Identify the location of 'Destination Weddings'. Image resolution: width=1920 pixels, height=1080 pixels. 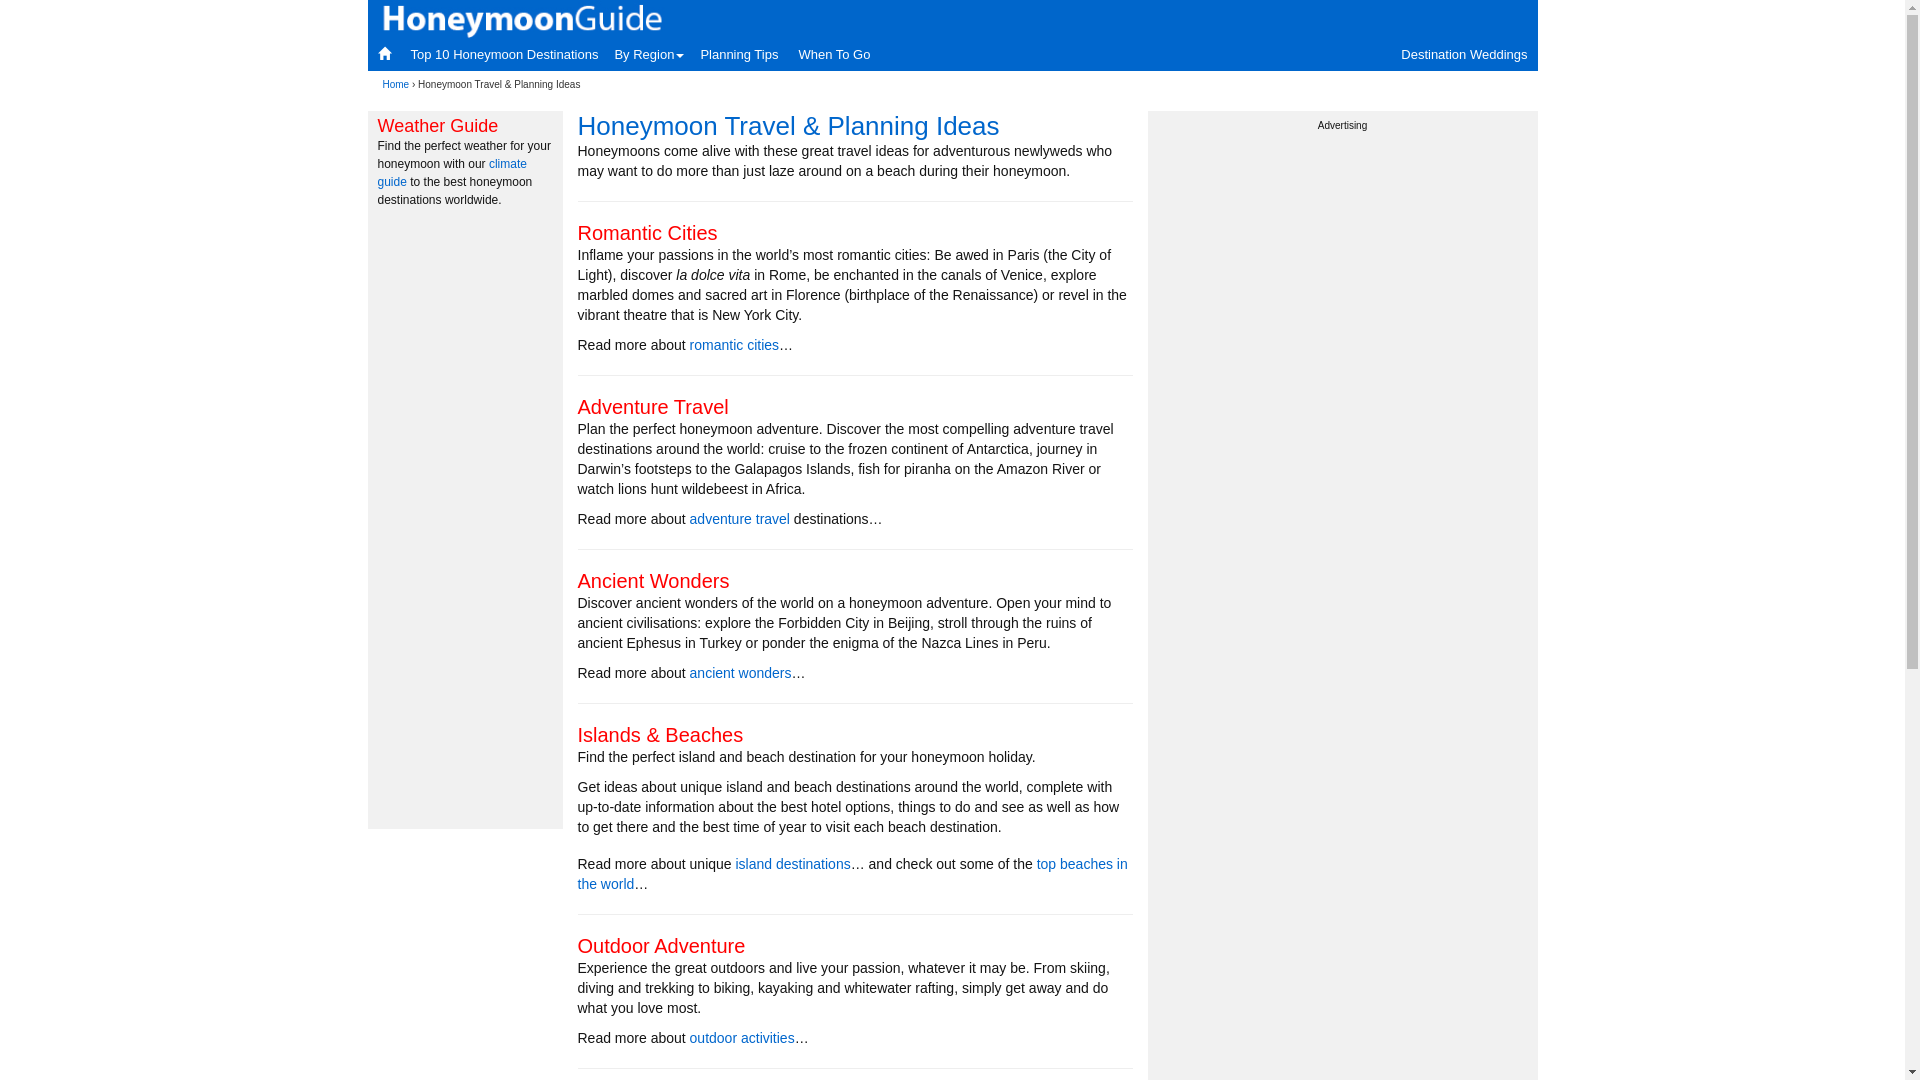
(1464, 53).